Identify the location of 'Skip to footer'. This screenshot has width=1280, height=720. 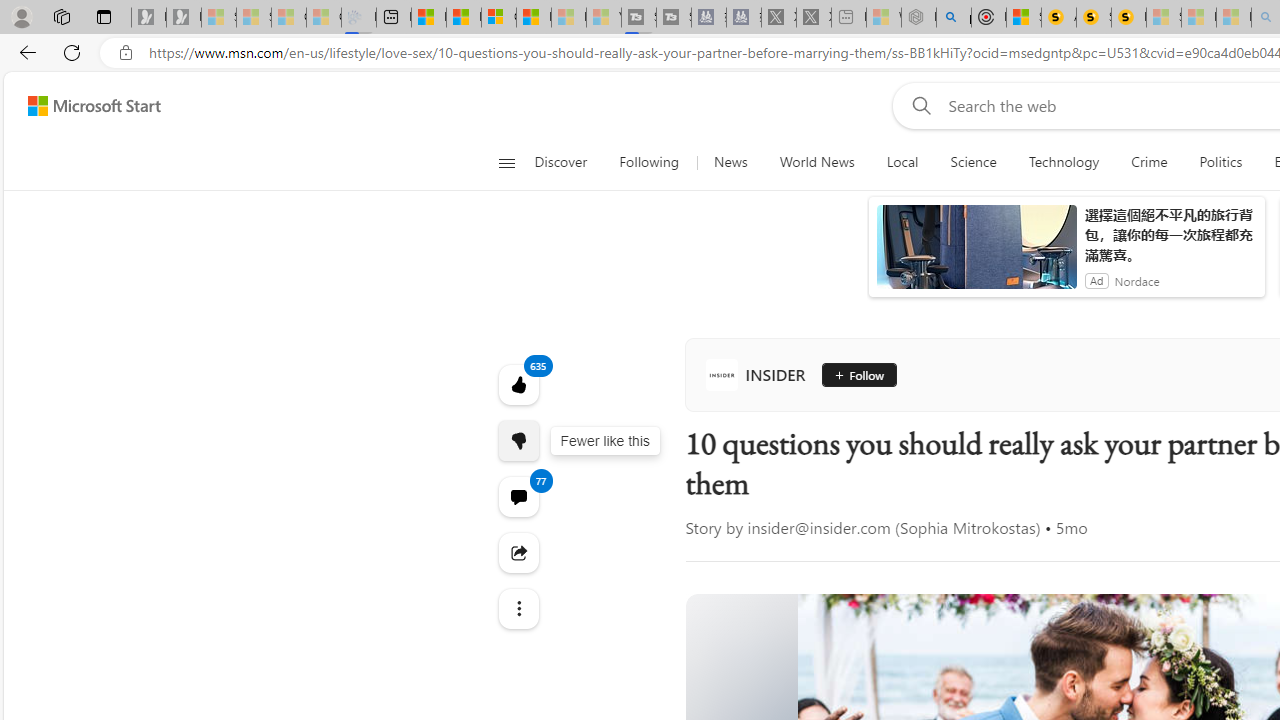
(81, 105).